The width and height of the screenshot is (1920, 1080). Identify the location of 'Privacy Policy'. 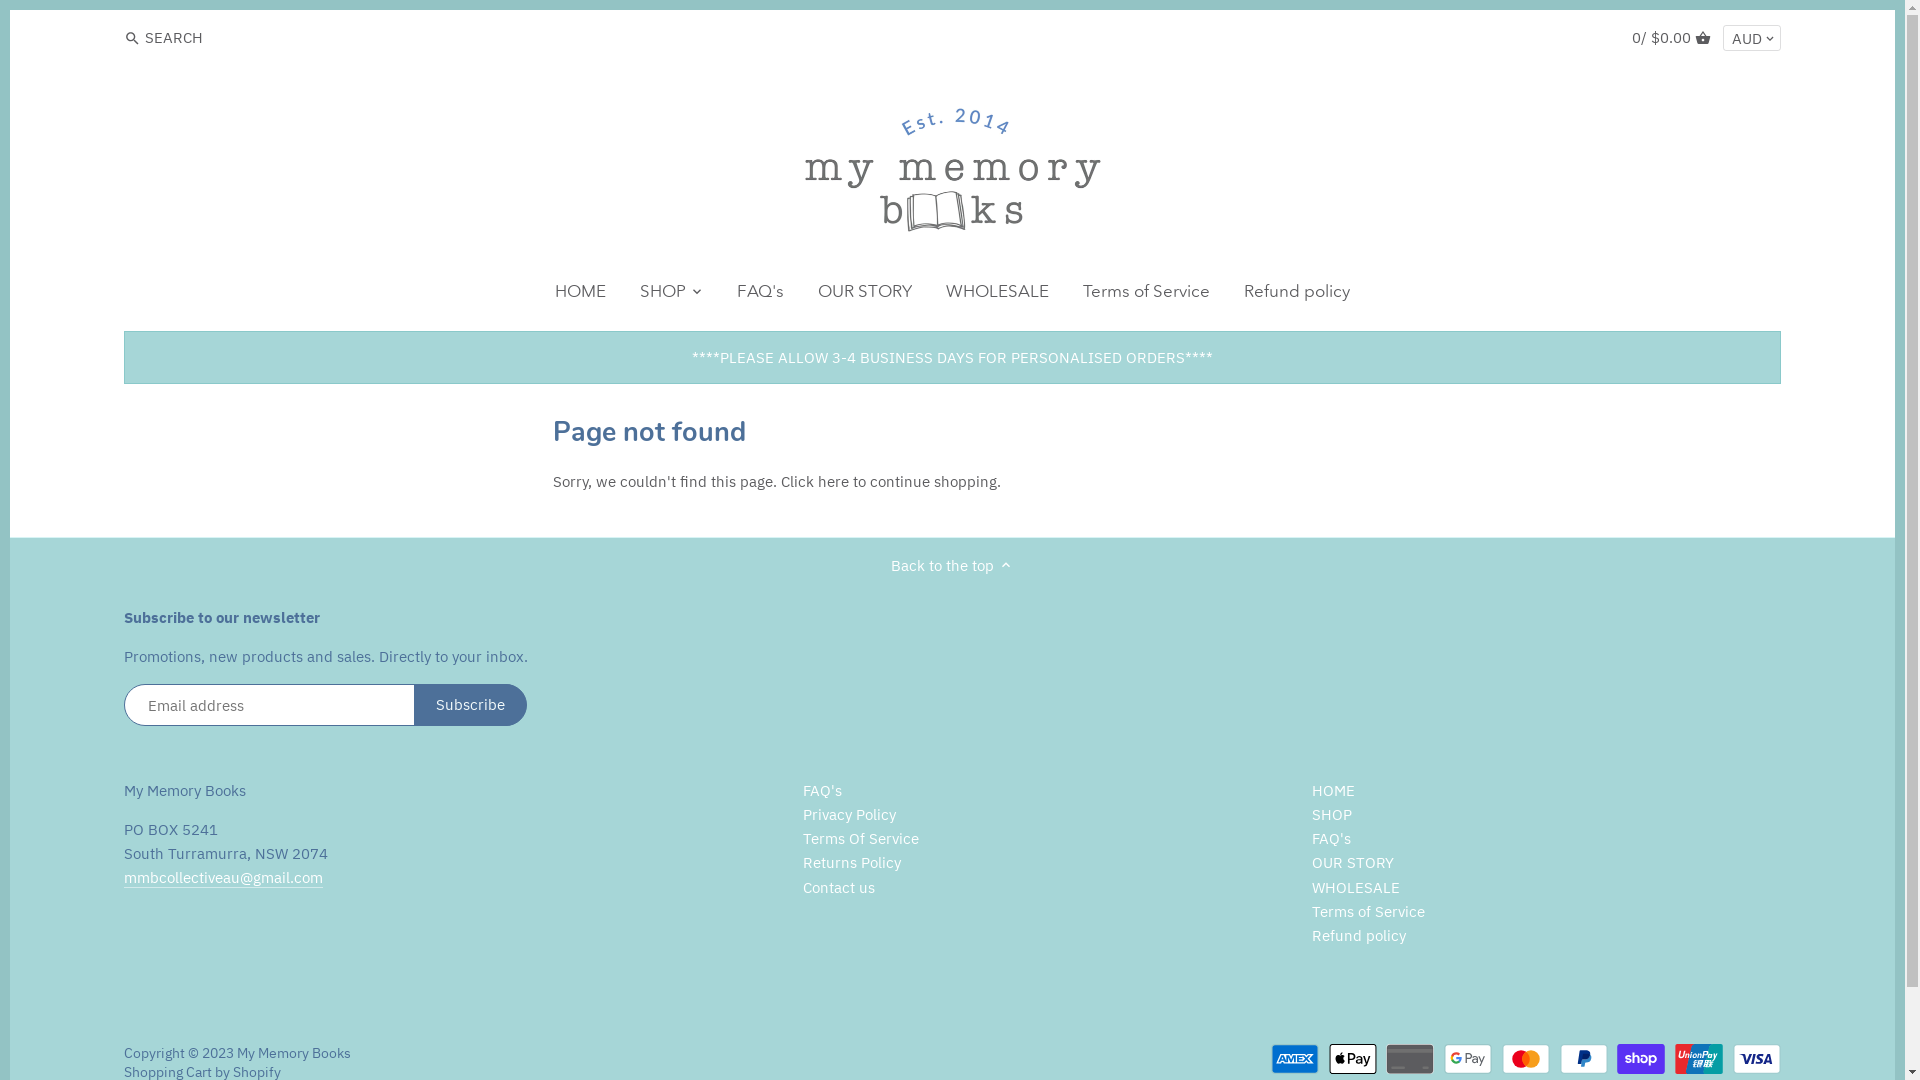
(849, 814).